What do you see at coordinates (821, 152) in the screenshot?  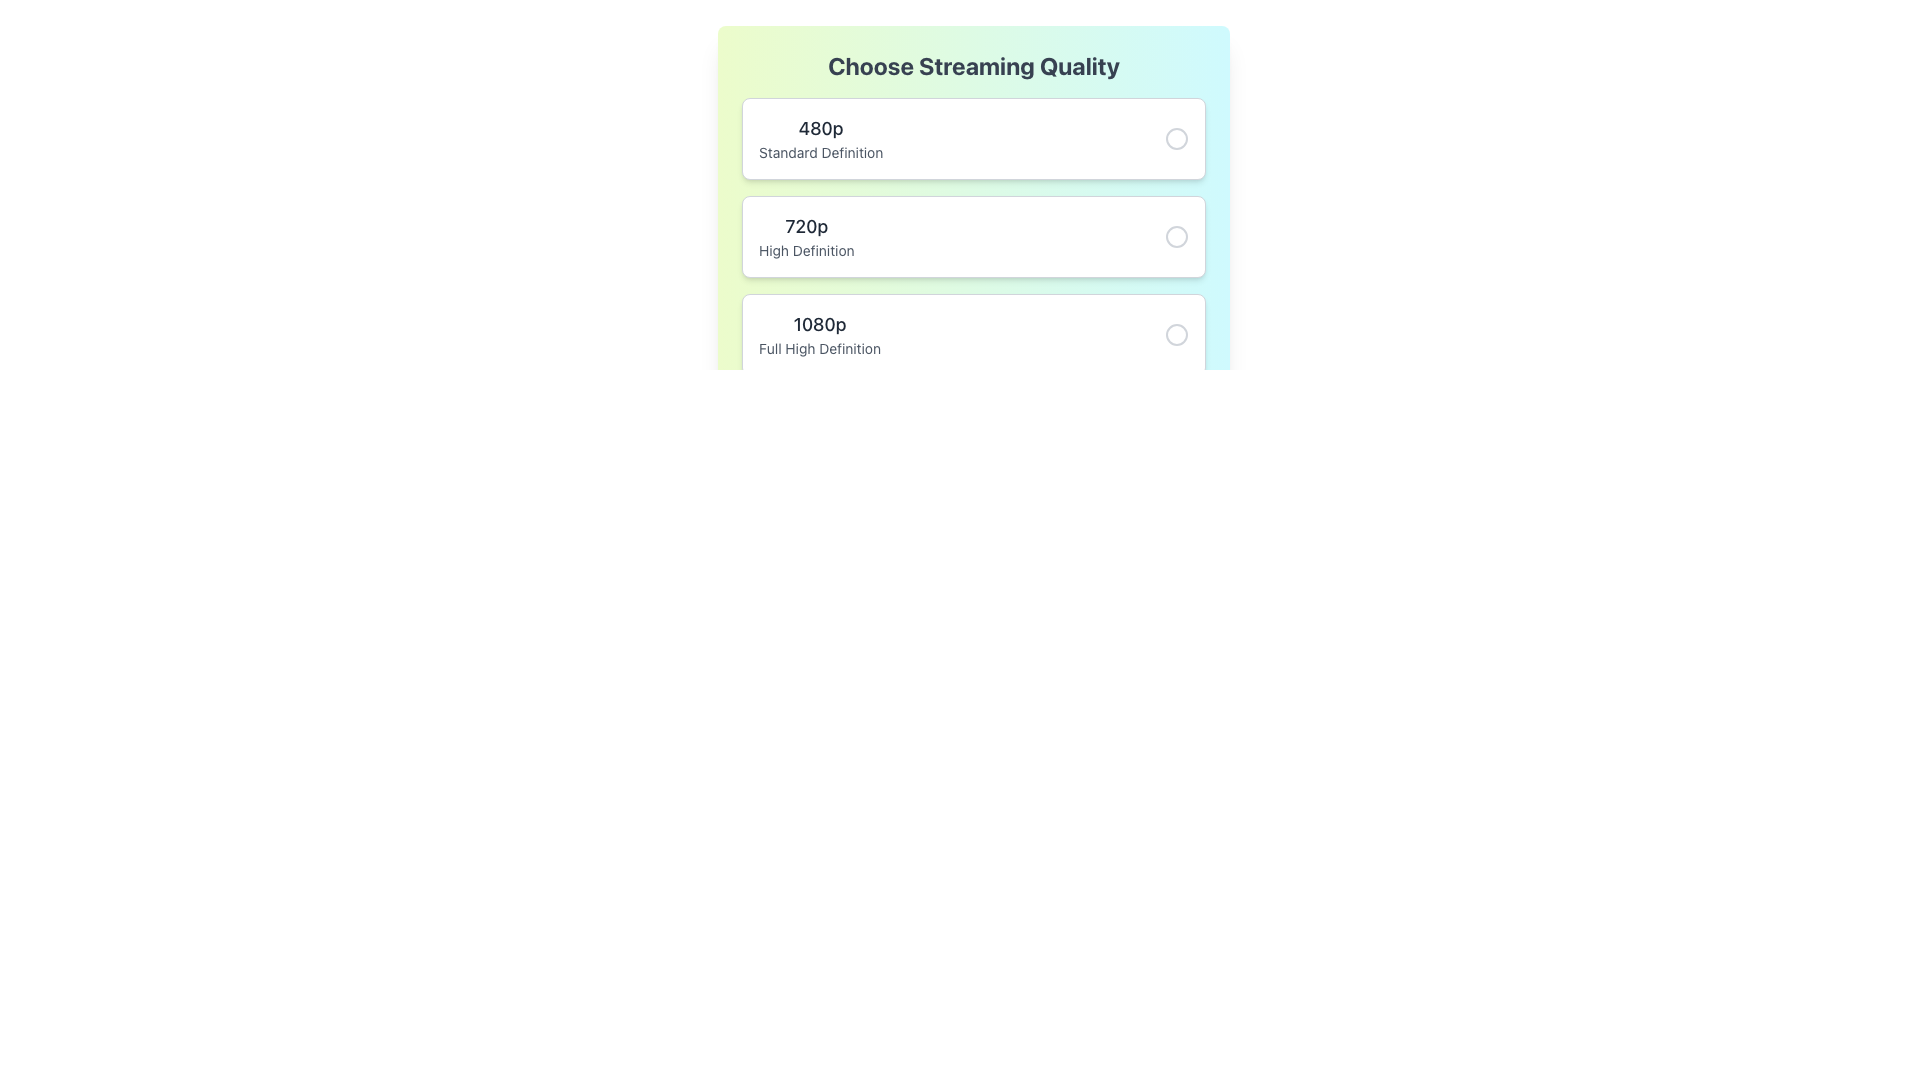 I see `descriptive text label located beneath the '480p' option in the topmost streaming quality card` at bounding box center [821, 152].